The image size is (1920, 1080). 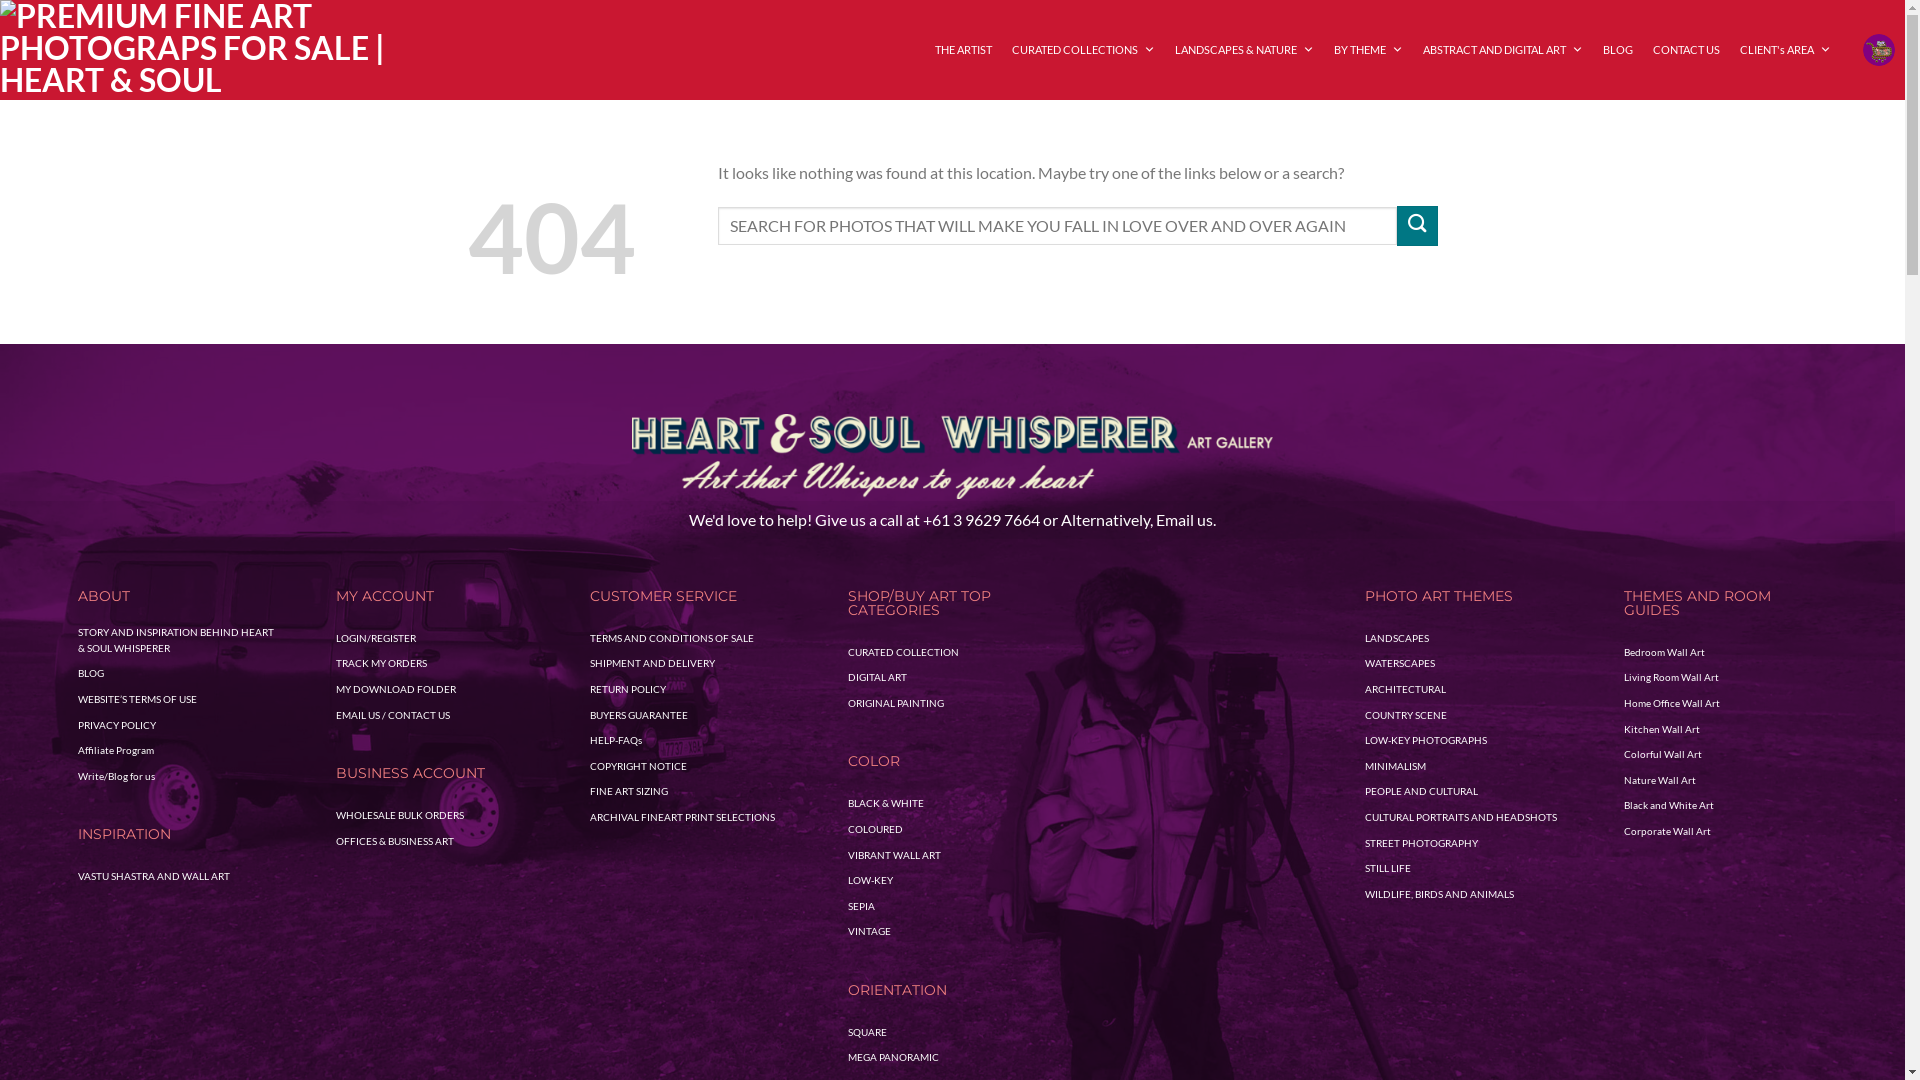 I want to click on 'CONTACT US', so click(x=1642, y=49).